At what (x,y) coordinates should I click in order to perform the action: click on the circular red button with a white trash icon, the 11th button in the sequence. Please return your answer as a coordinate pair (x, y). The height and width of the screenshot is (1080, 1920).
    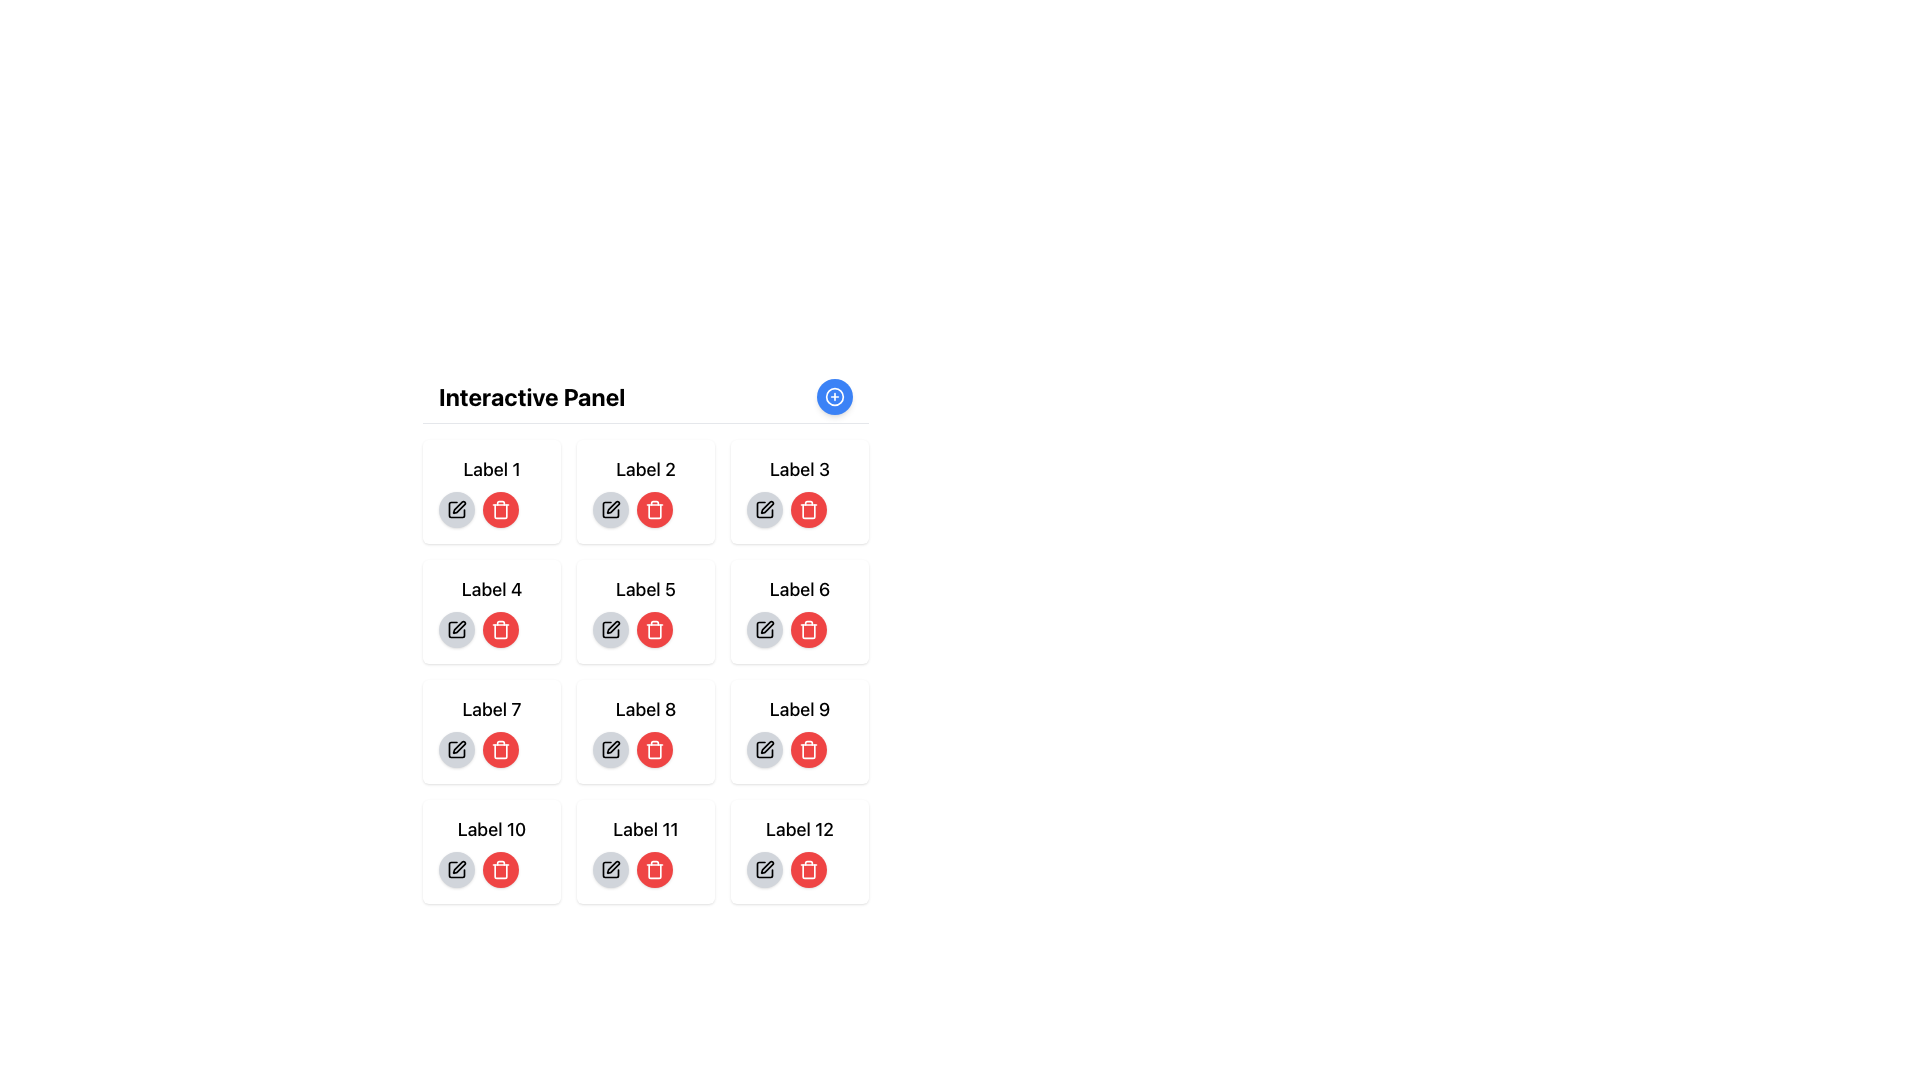
    Looking at the image, I should click on (654, 869).